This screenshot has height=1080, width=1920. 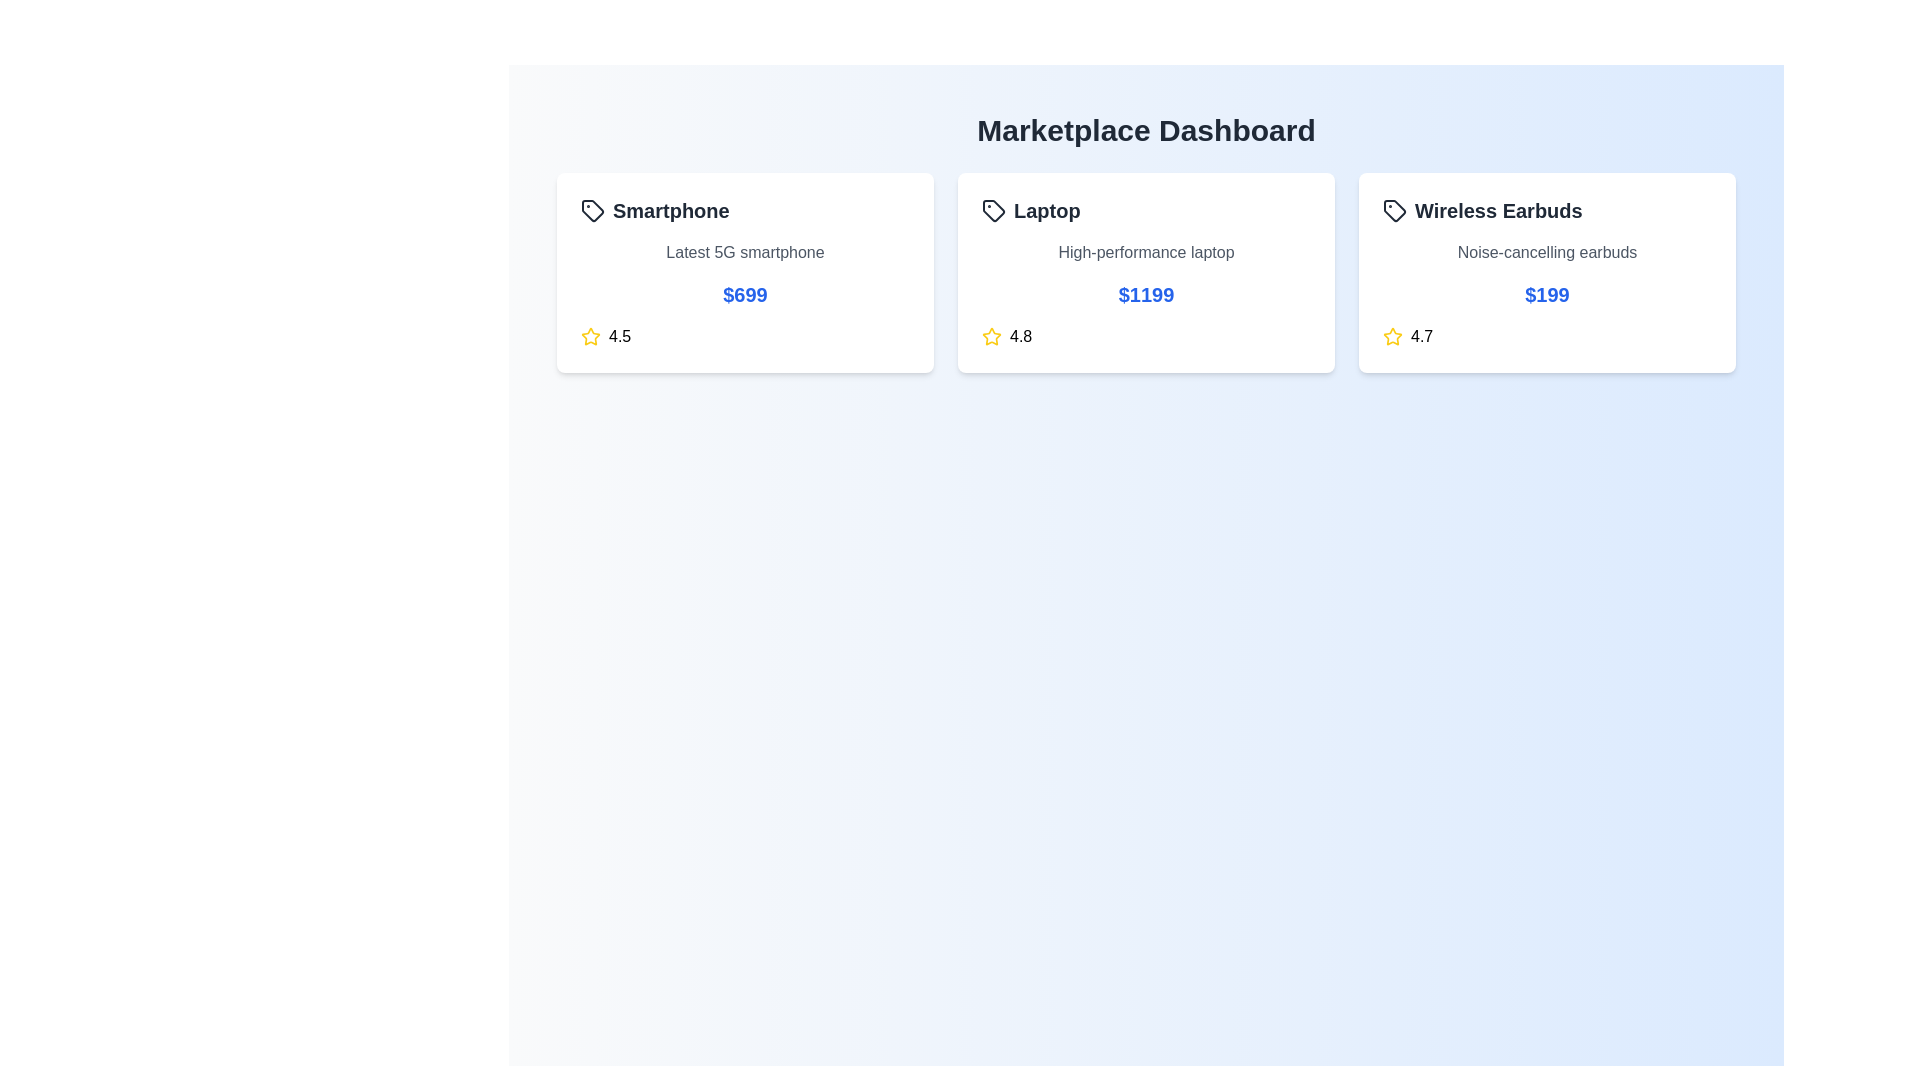 I want to click on pricing text element displaying '$699', which is styled in a bold blue font and located below the descriptive text 'Latest 5G smartphone', so click(x=744, y=294).